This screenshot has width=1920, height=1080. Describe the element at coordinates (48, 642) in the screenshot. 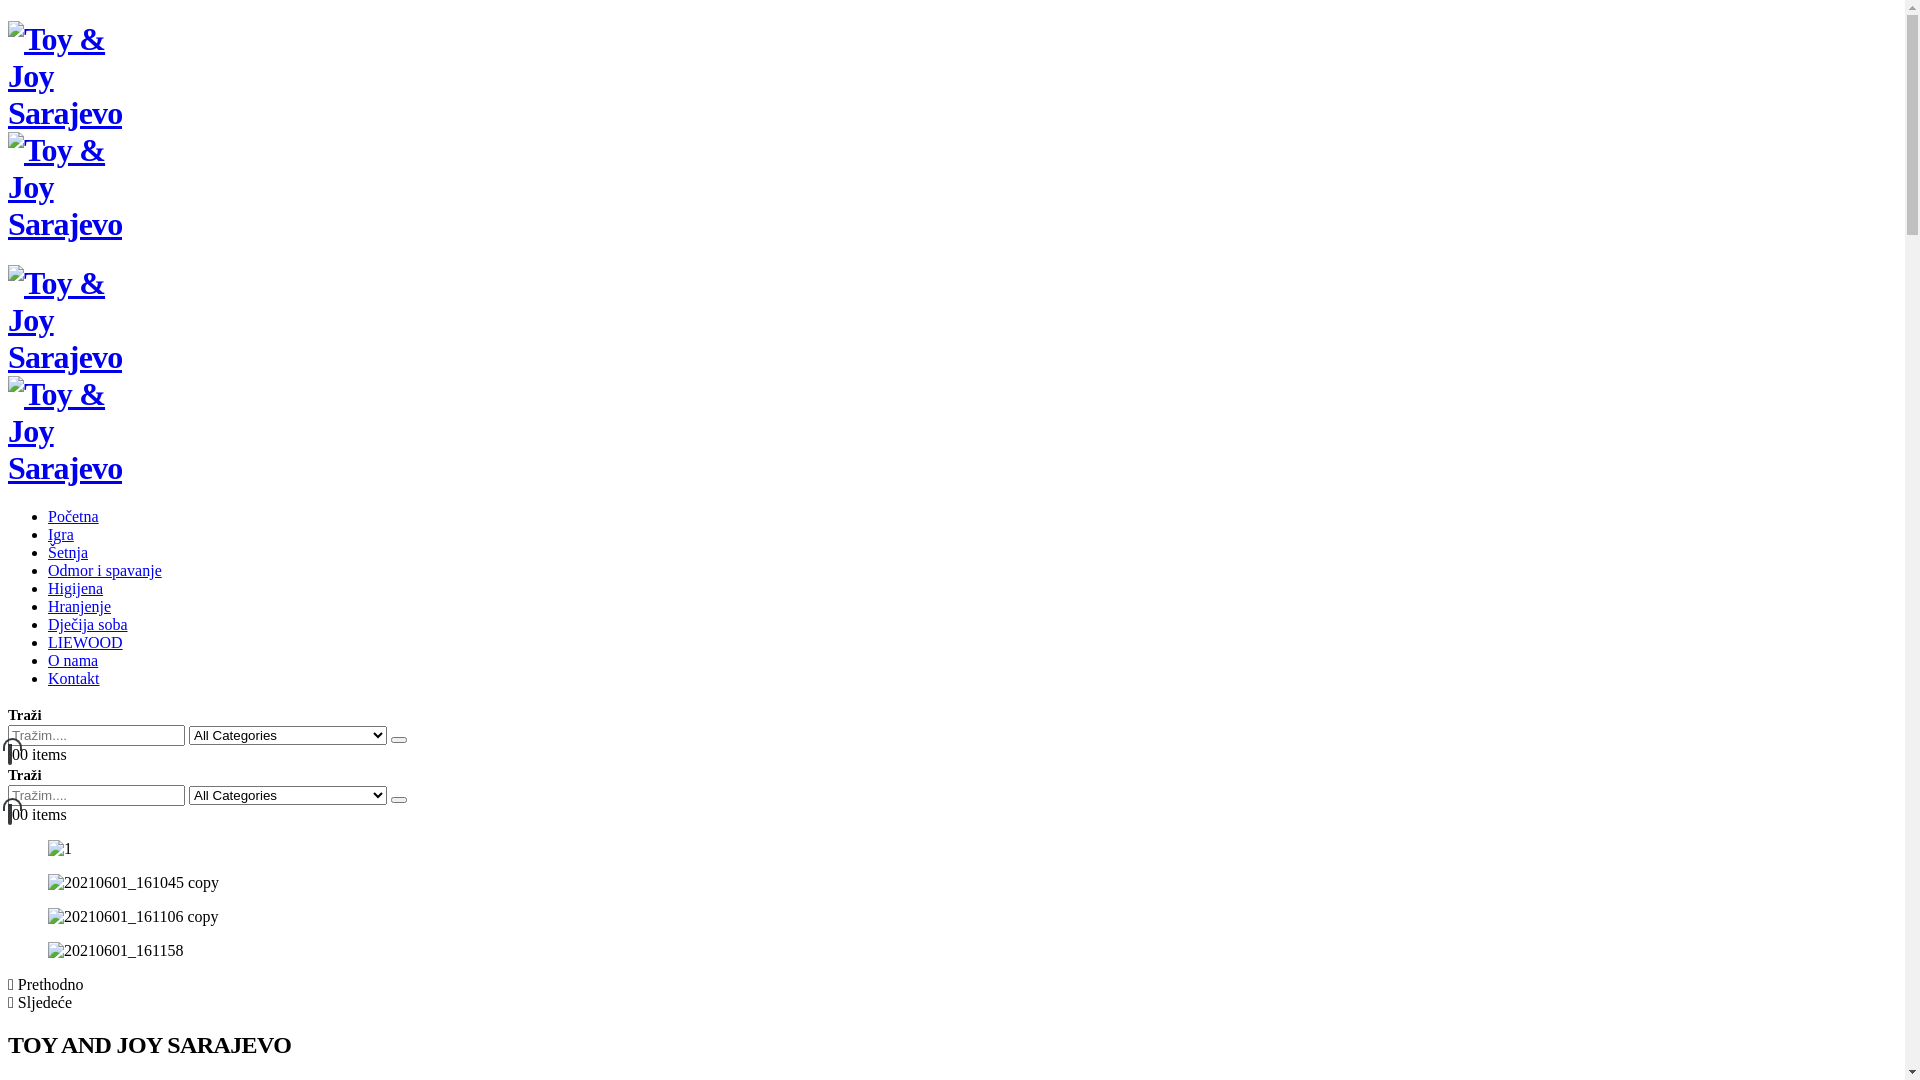

I see `'LIEWOOD'` at that location.